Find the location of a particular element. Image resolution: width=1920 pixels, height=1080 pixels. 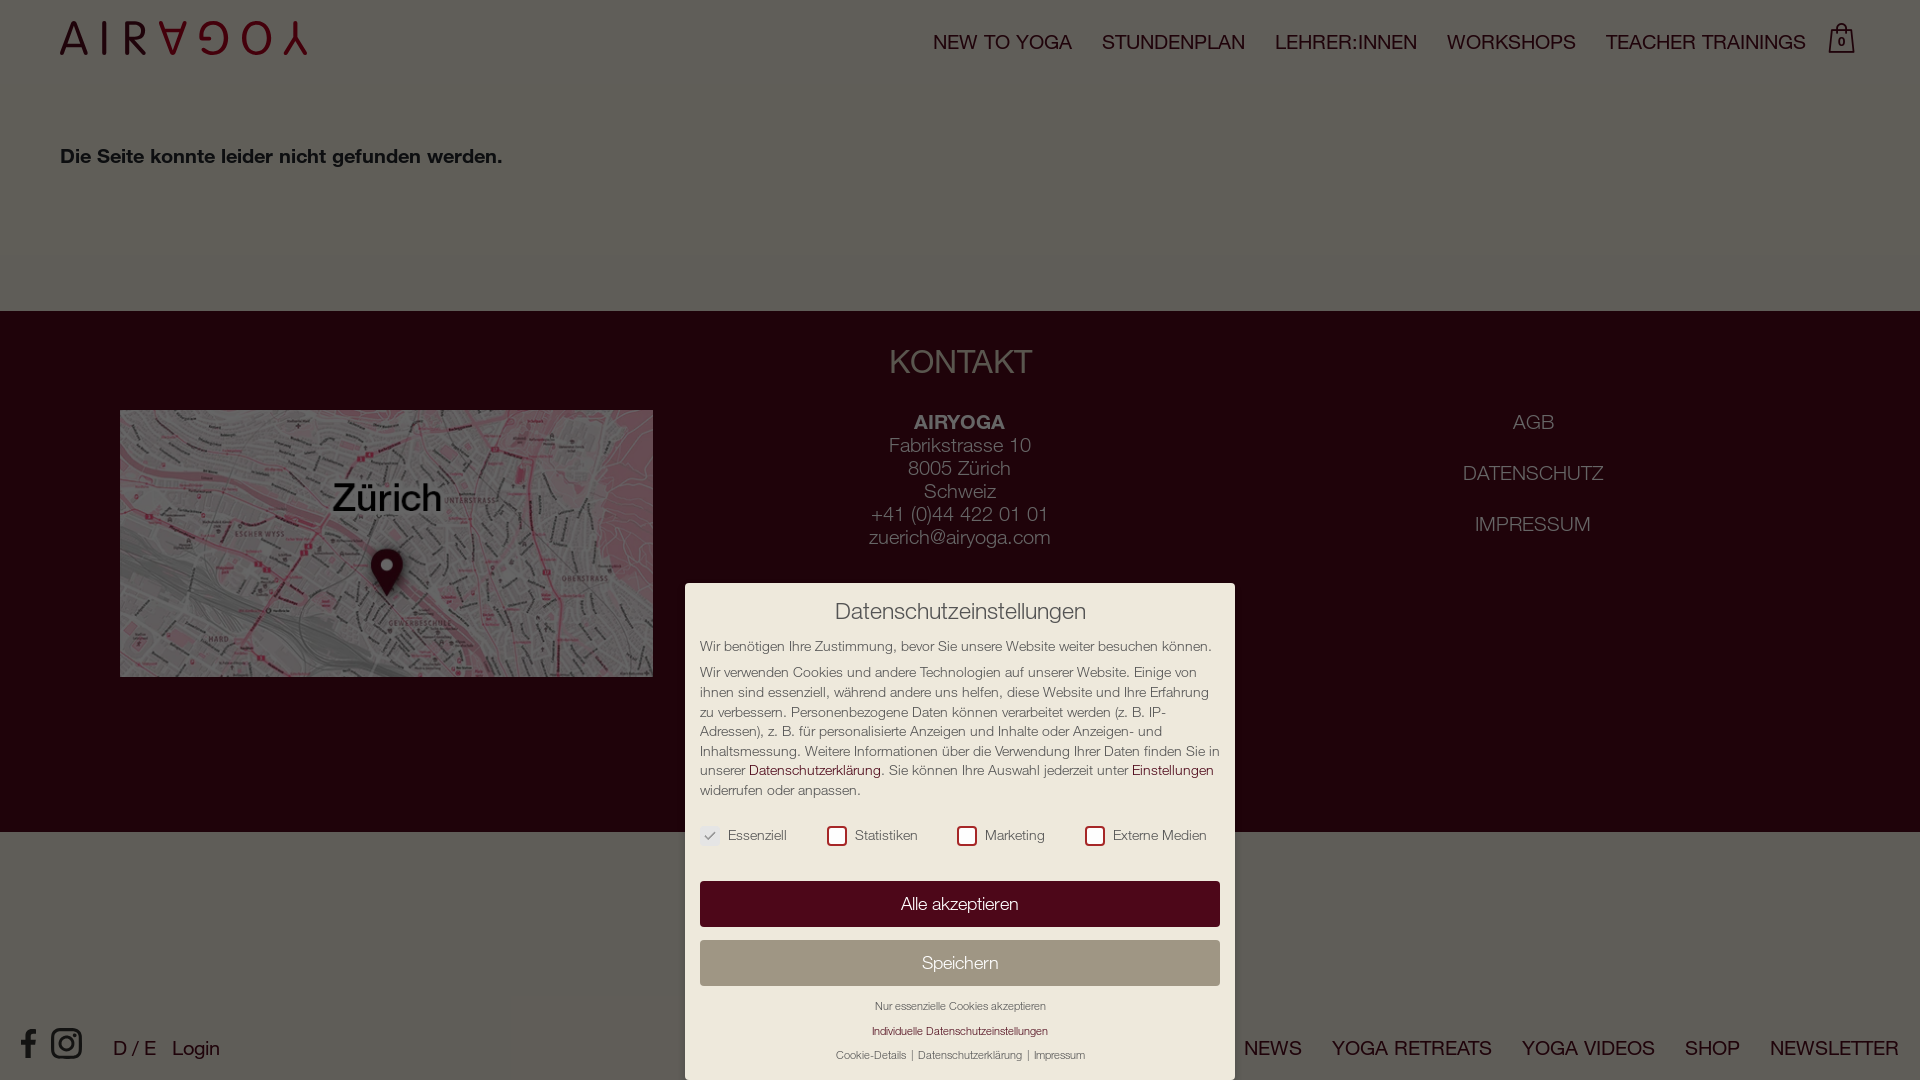

'Impressum' is located at coordinates (1058, 1053).